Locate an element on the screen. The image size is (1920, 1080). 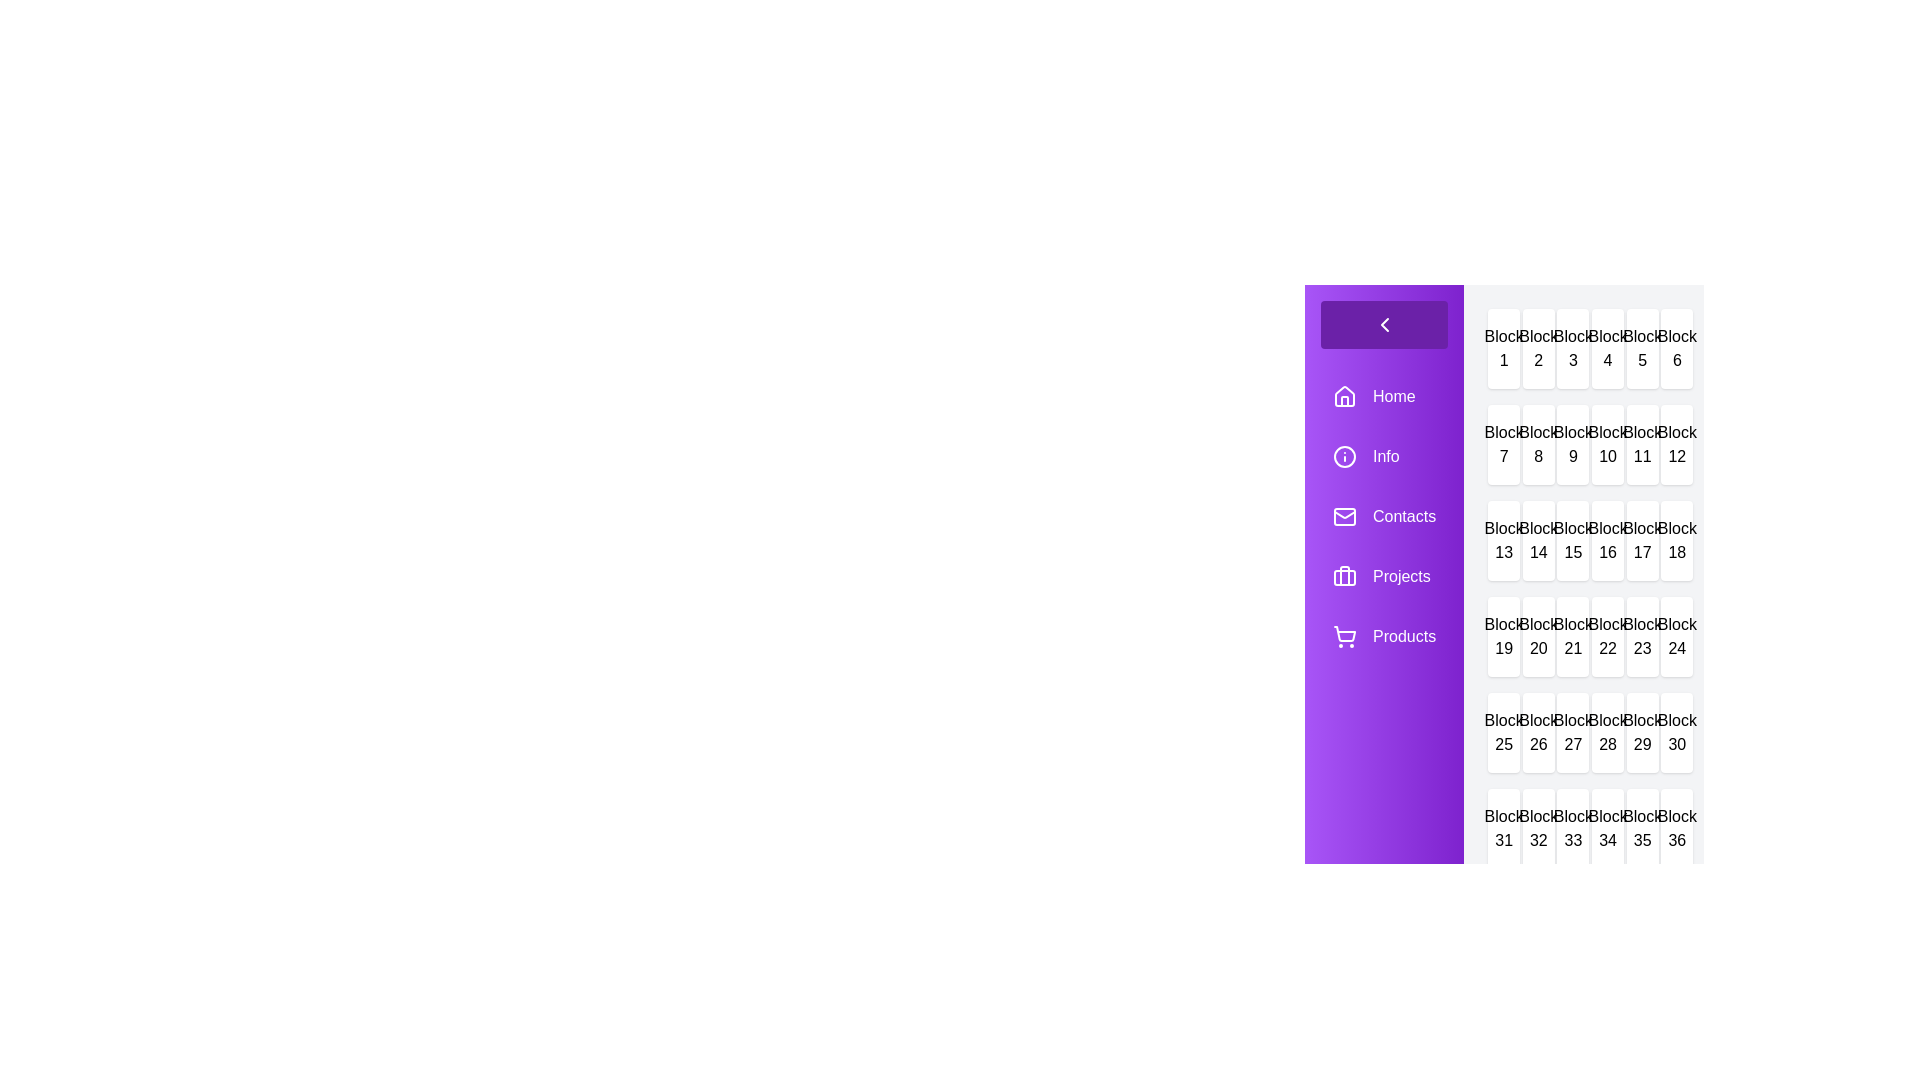
the menu item labeled Home to navigate is located at coordinates (1382, 397).